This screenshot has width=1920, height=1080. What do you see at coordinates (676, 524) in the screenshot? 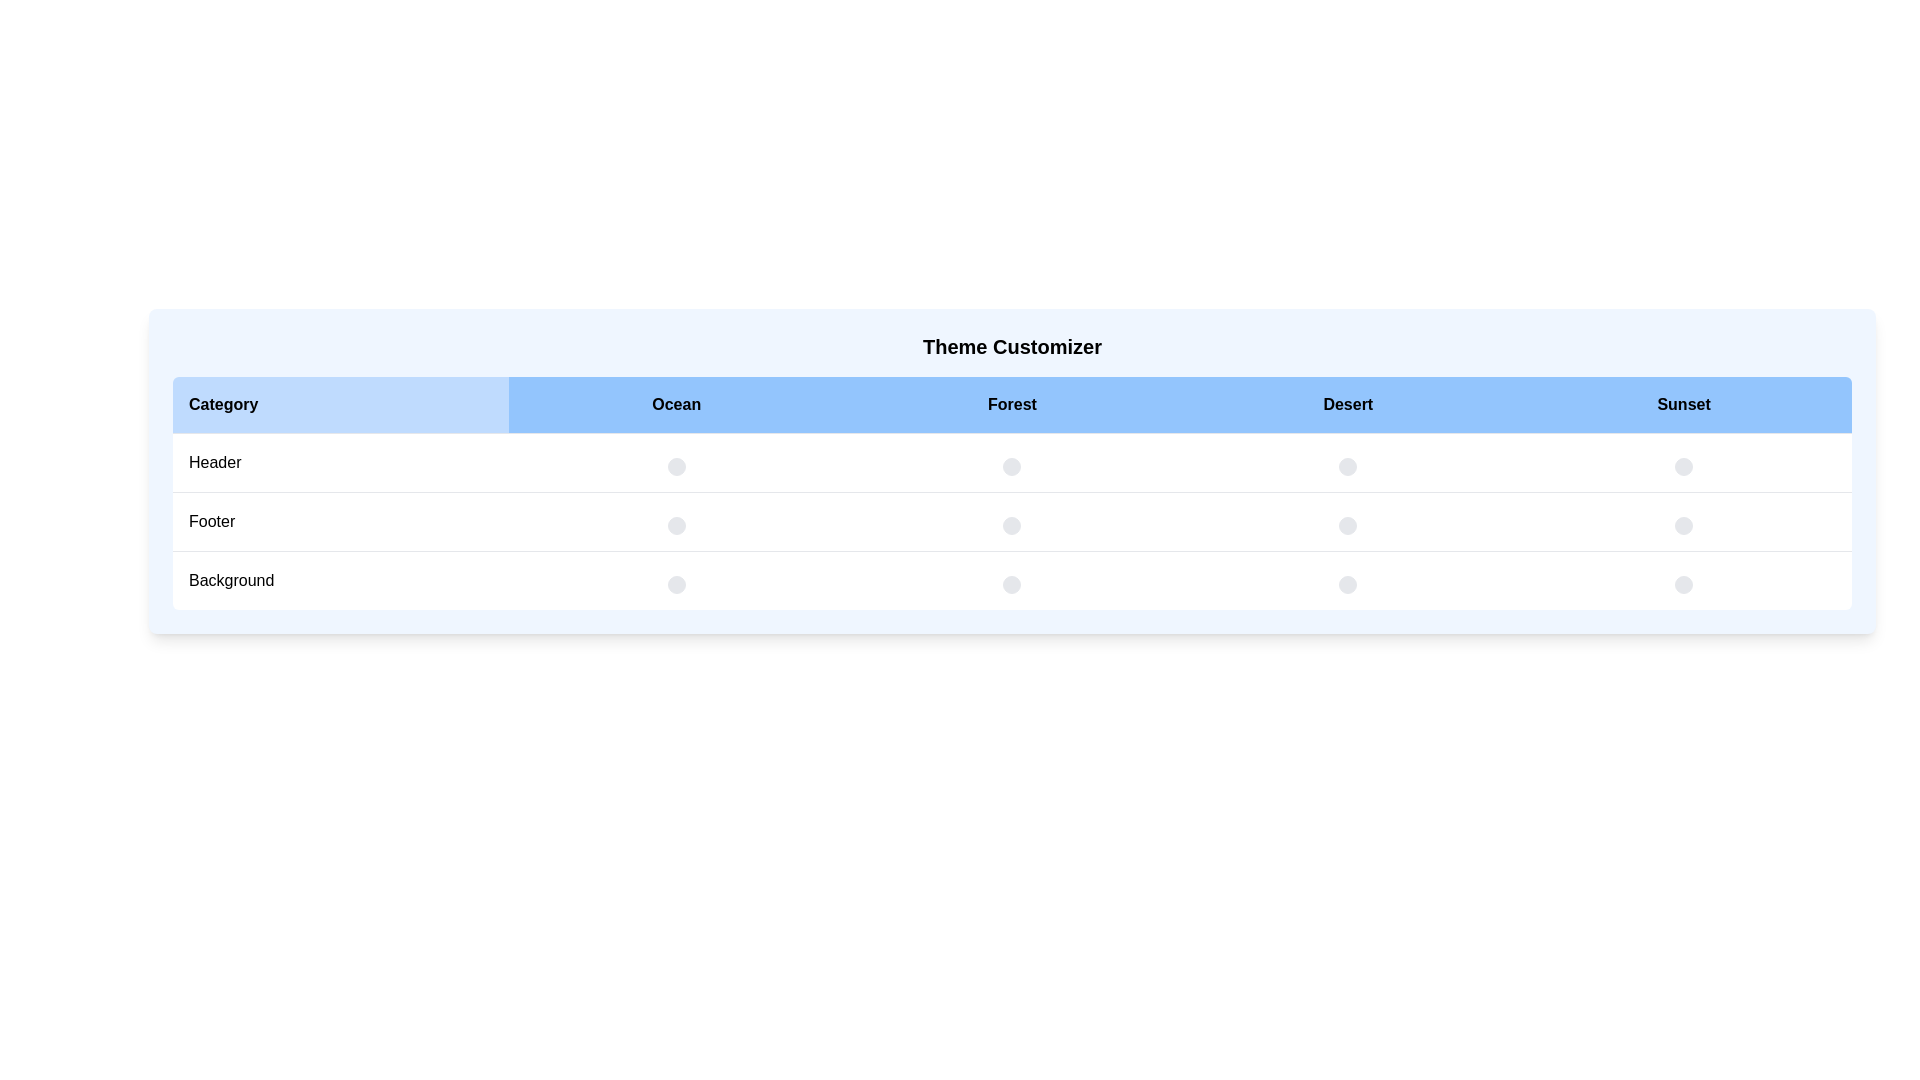
I see `the selectable option button in the second row and second column of the 'Theme Customizer' table, located under the 'Ocean' column` at bounding box center [676, 524].